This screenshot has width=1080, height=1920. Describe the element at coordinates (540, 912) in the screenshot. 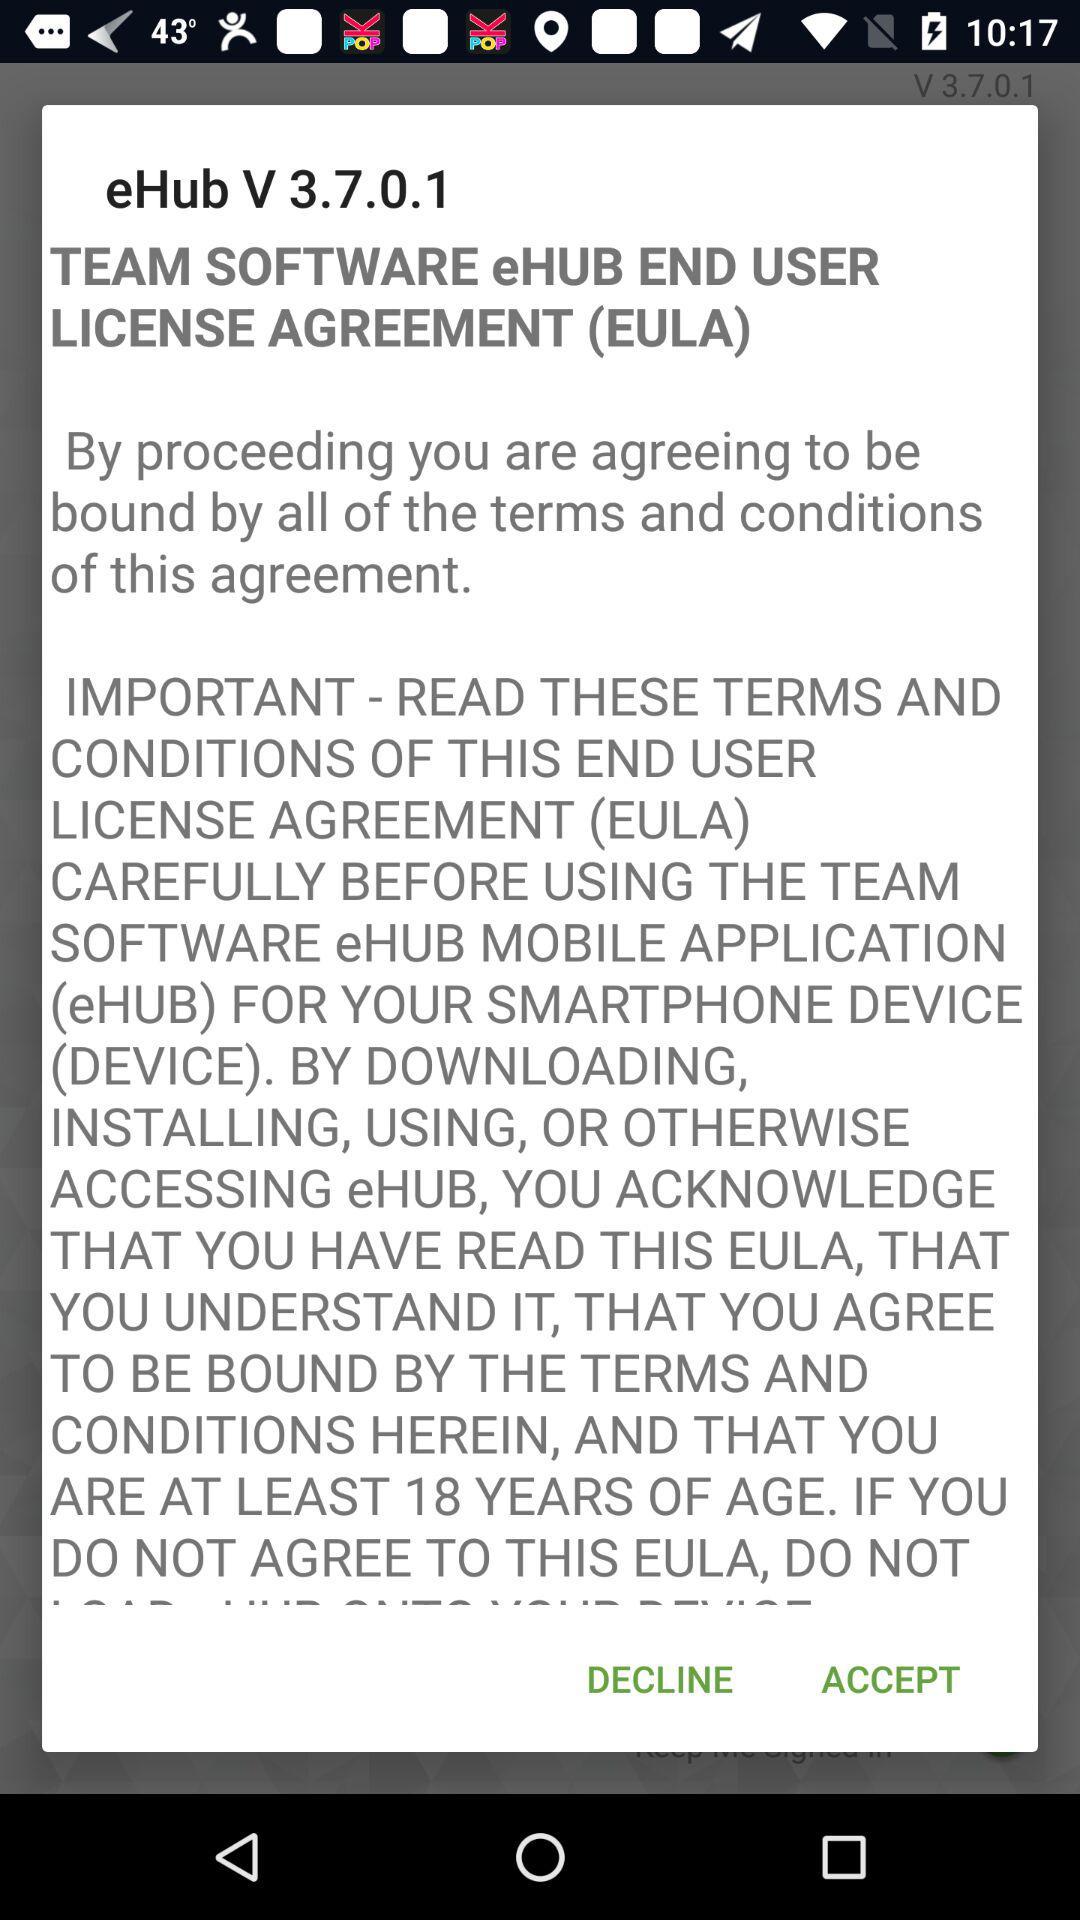

I see `the team software ehub item` at that location.